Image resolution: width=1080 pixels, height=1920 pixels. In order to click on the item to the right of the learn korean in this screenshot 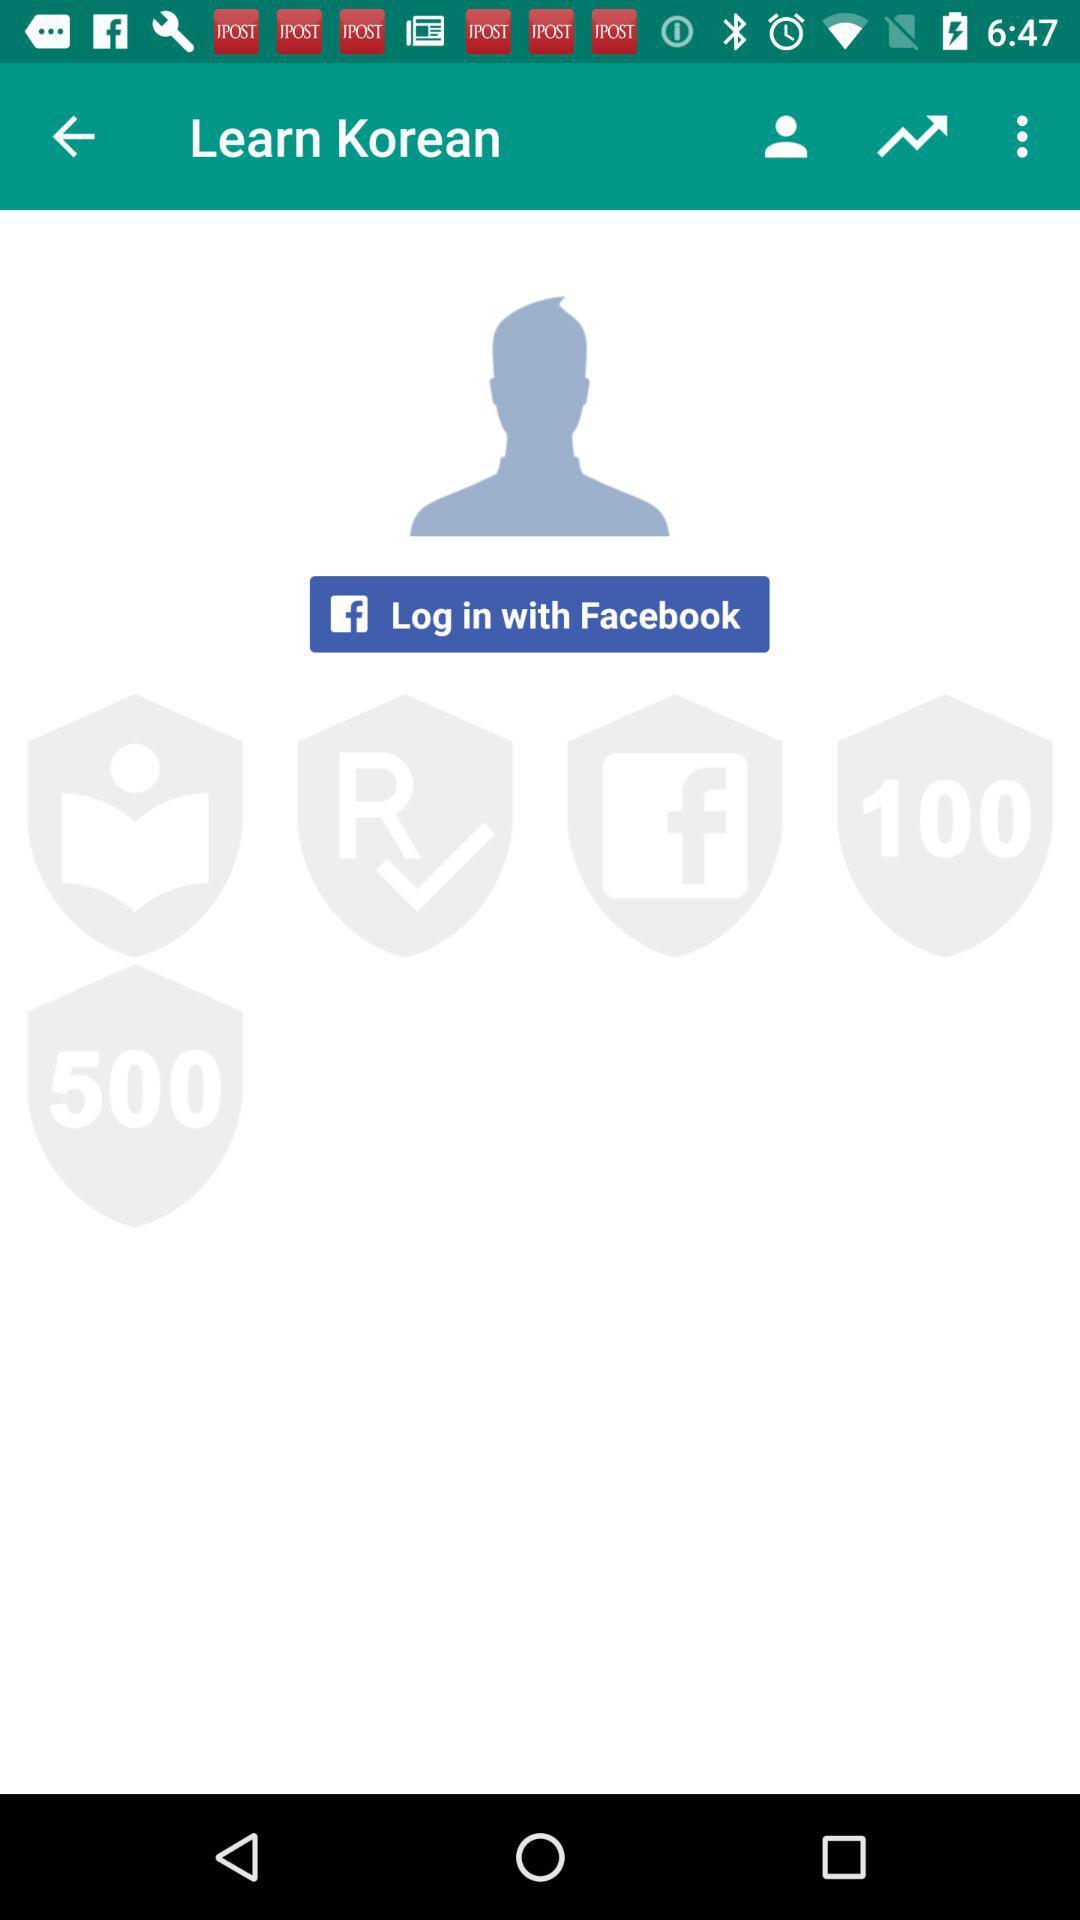, I will do `click(785, 135)`.